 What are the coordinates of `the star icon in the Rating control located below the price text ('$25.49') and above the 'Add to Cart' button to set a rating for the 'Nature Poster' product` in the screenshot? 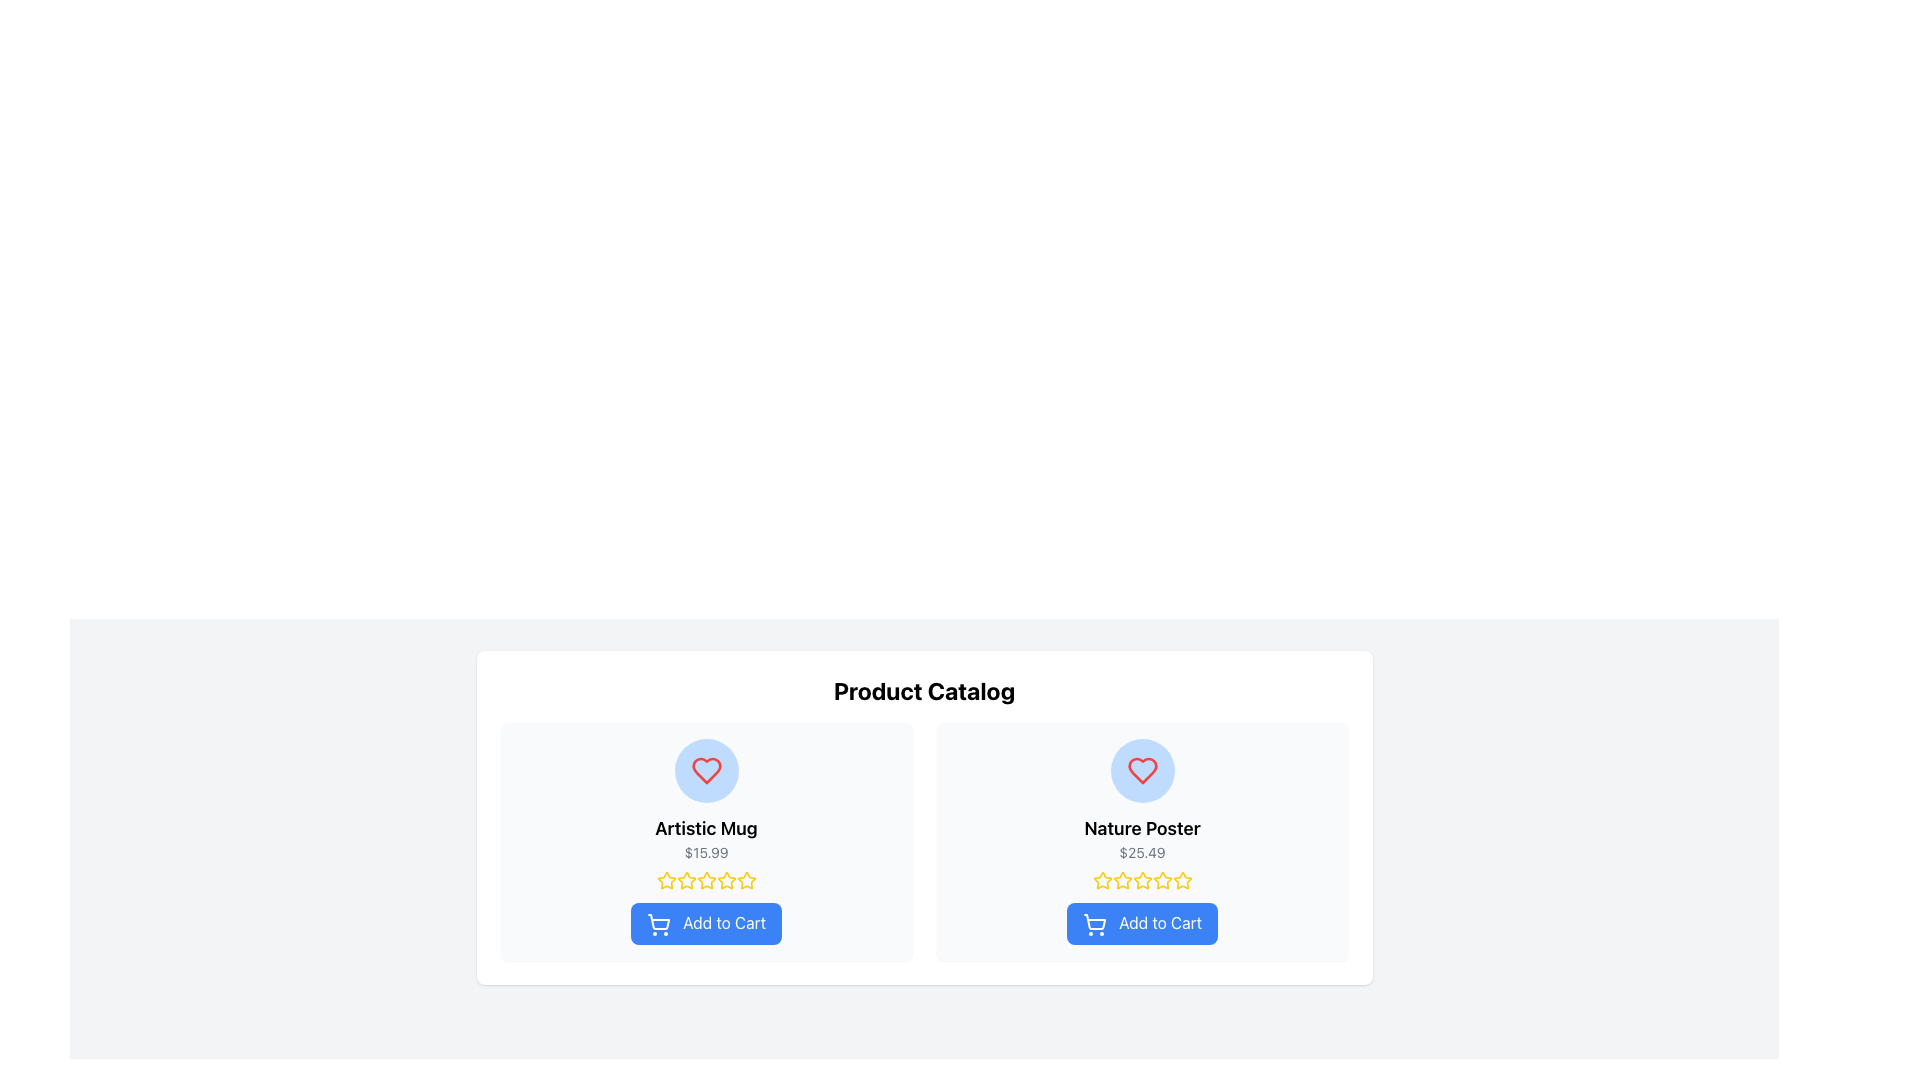 It's located at (1142, 879).